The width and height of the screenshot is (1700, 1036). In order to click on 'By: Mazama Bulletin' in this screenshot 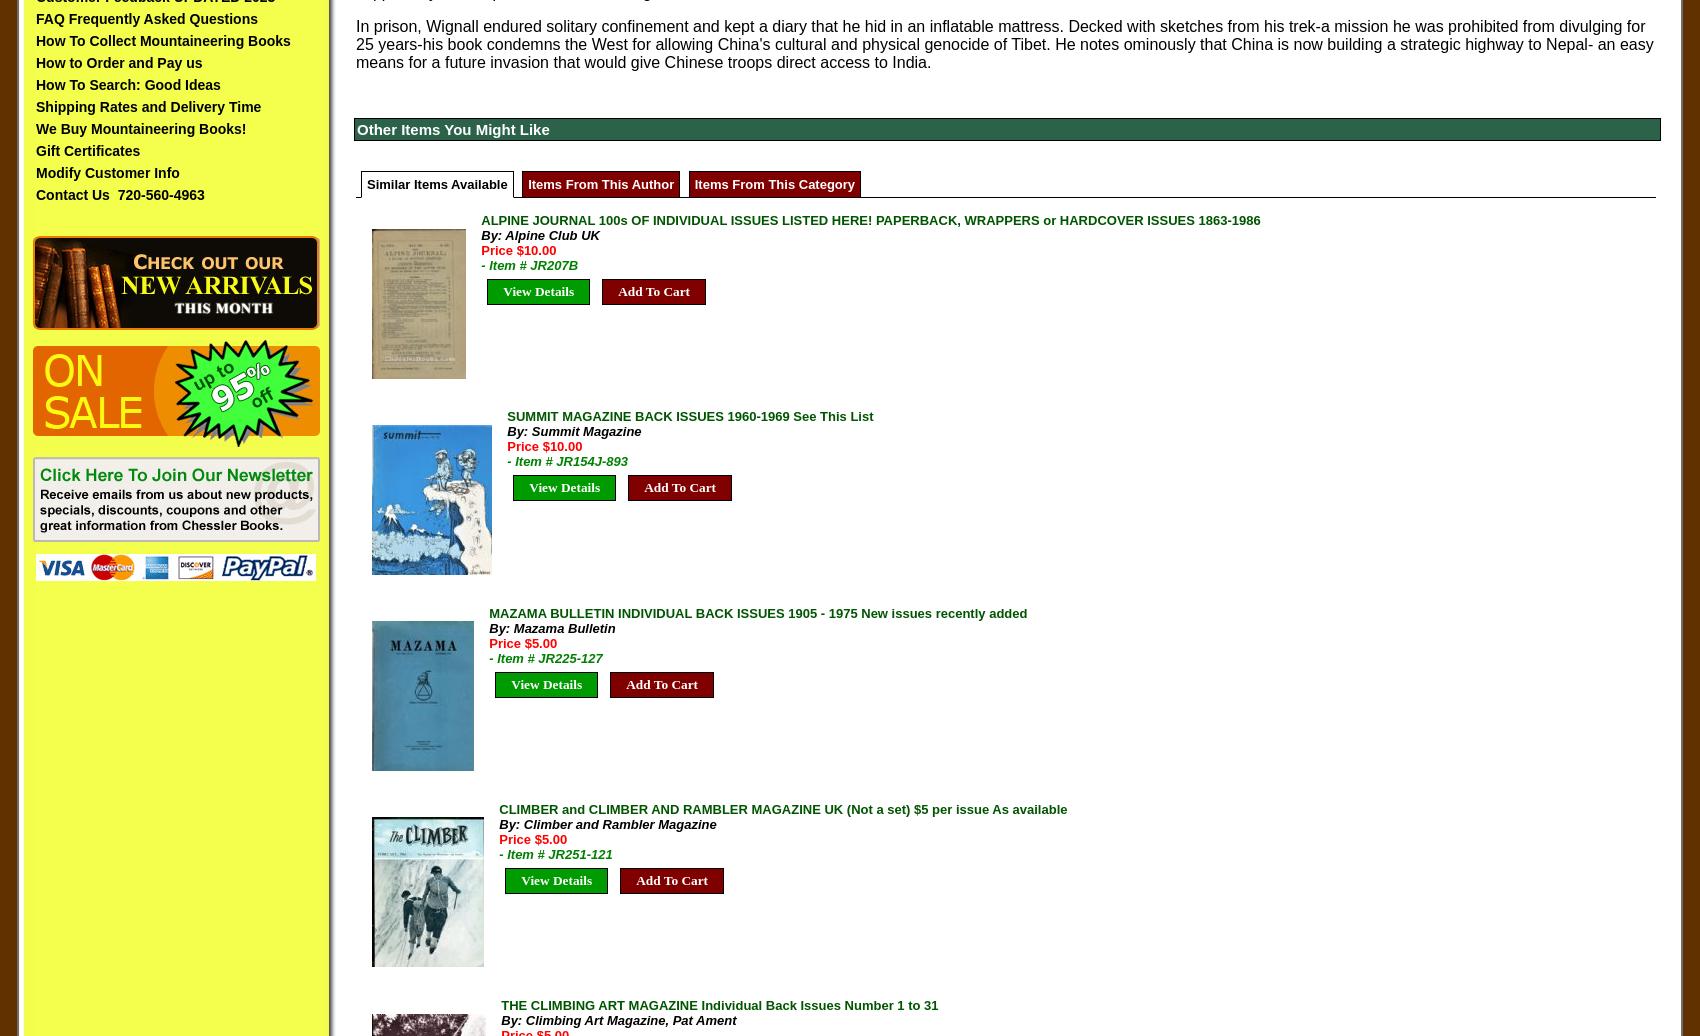, I will do `click(550, 627)`.